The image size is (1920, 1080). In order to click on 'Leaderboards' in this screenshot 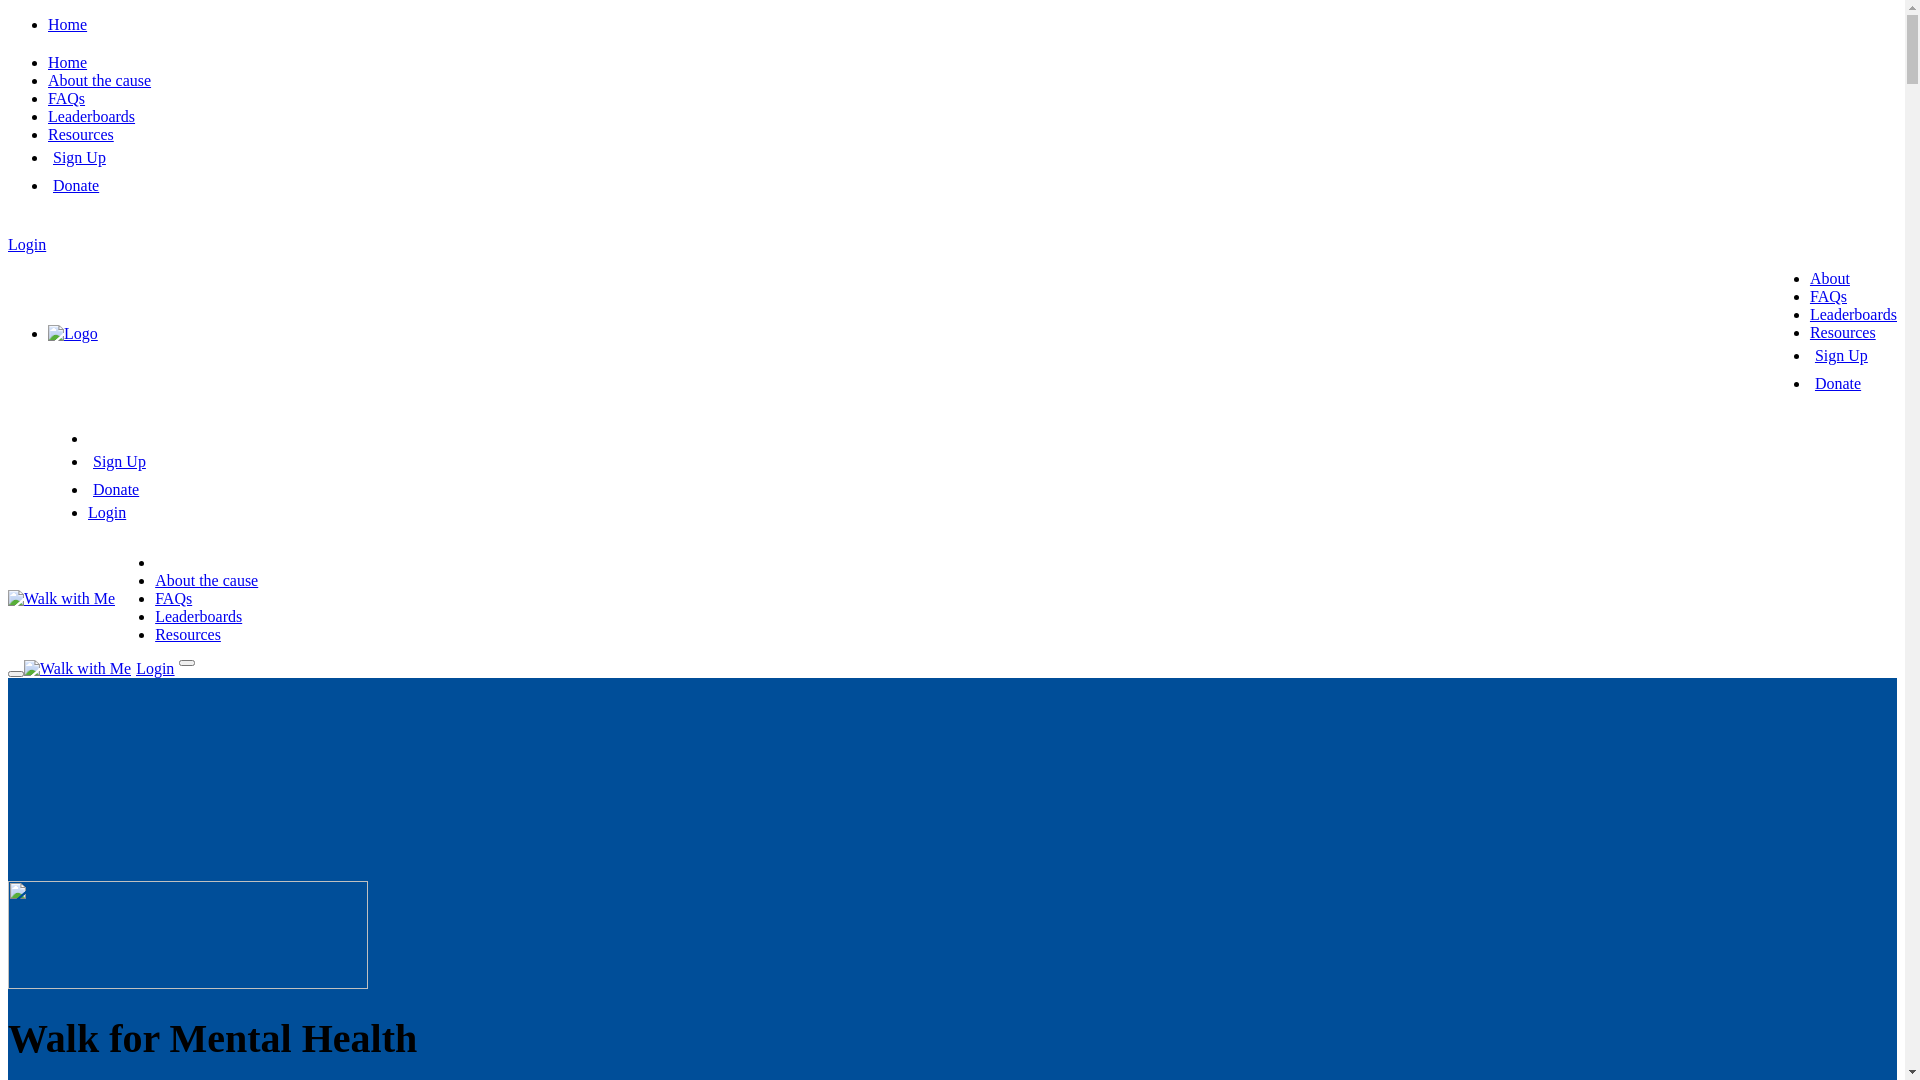, I will do `click(1852, 314)`.